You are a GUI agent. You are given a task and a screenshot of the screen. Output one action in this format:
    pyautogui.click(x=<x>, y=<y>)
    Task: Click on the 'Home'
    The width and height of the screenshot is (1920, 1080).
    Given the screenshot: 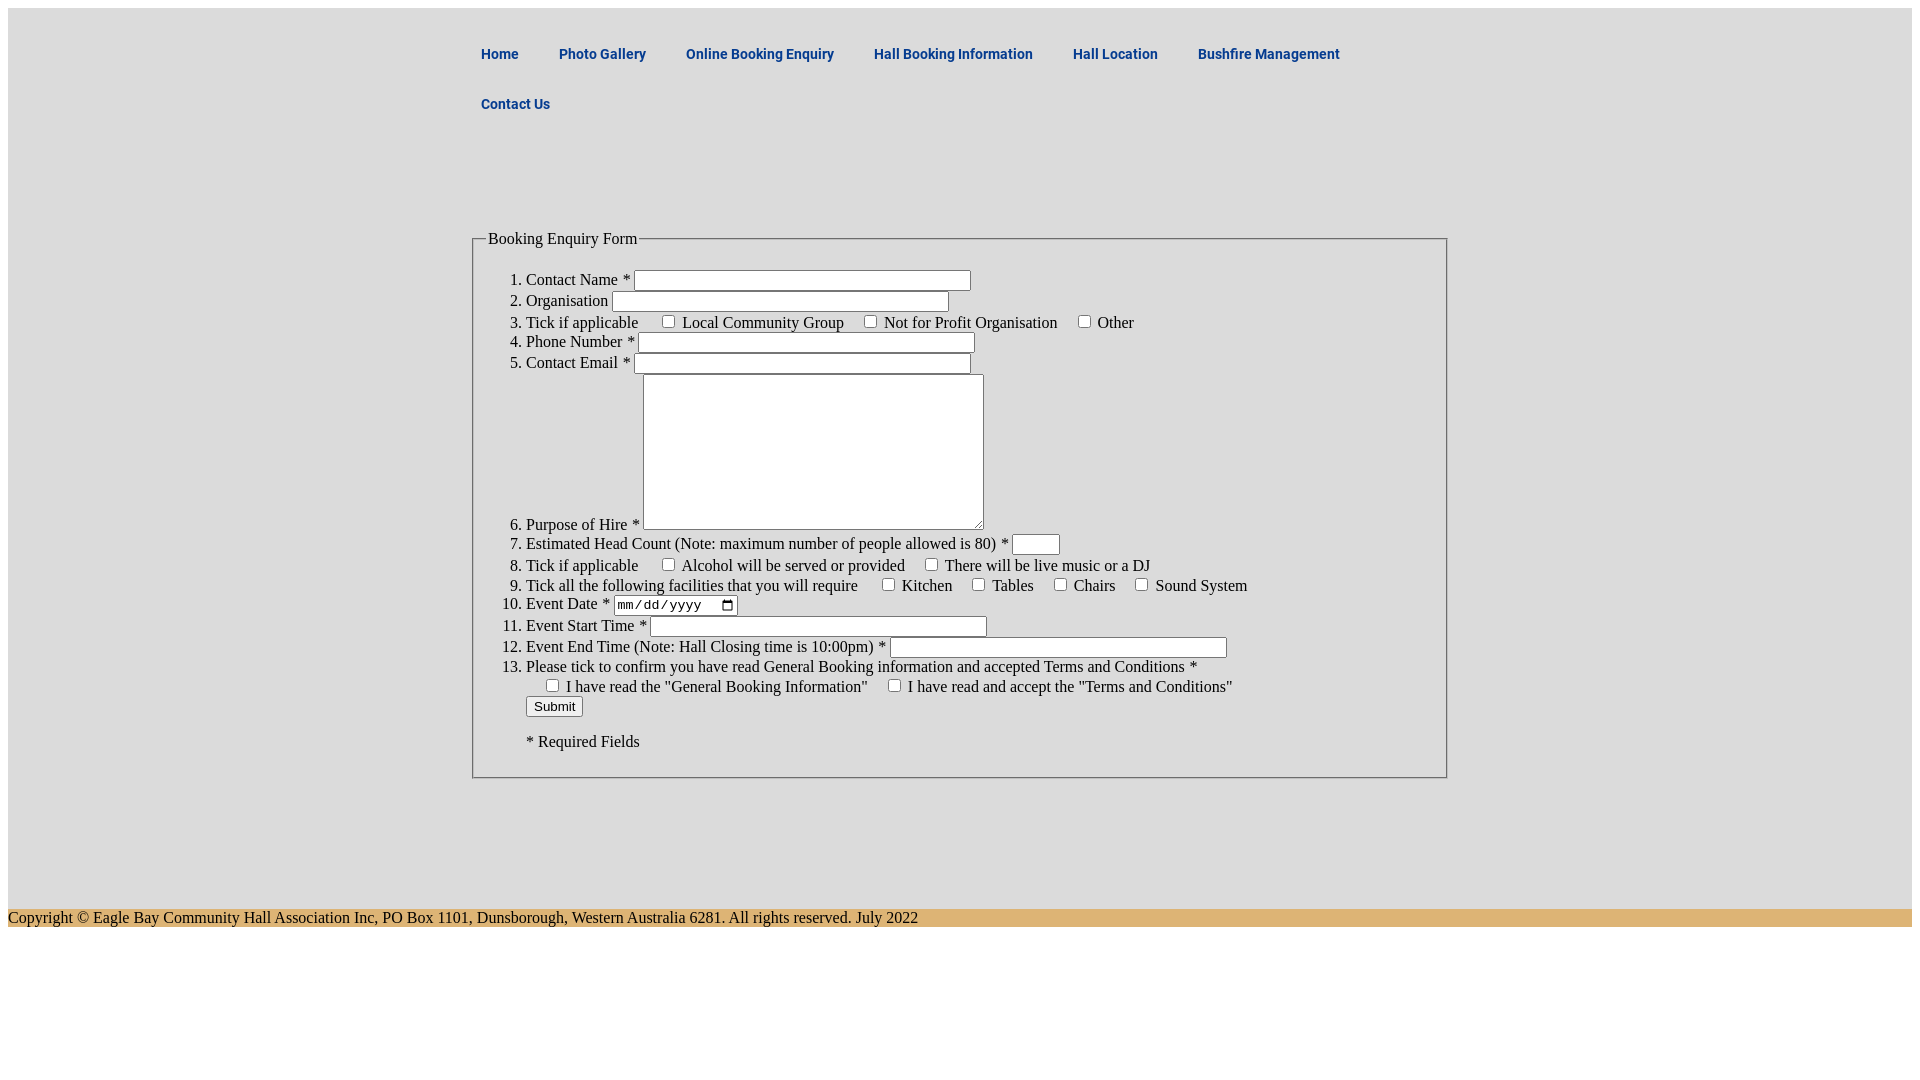 What is the action you would take?
    pyautogui.click(x=459, y=53)
    